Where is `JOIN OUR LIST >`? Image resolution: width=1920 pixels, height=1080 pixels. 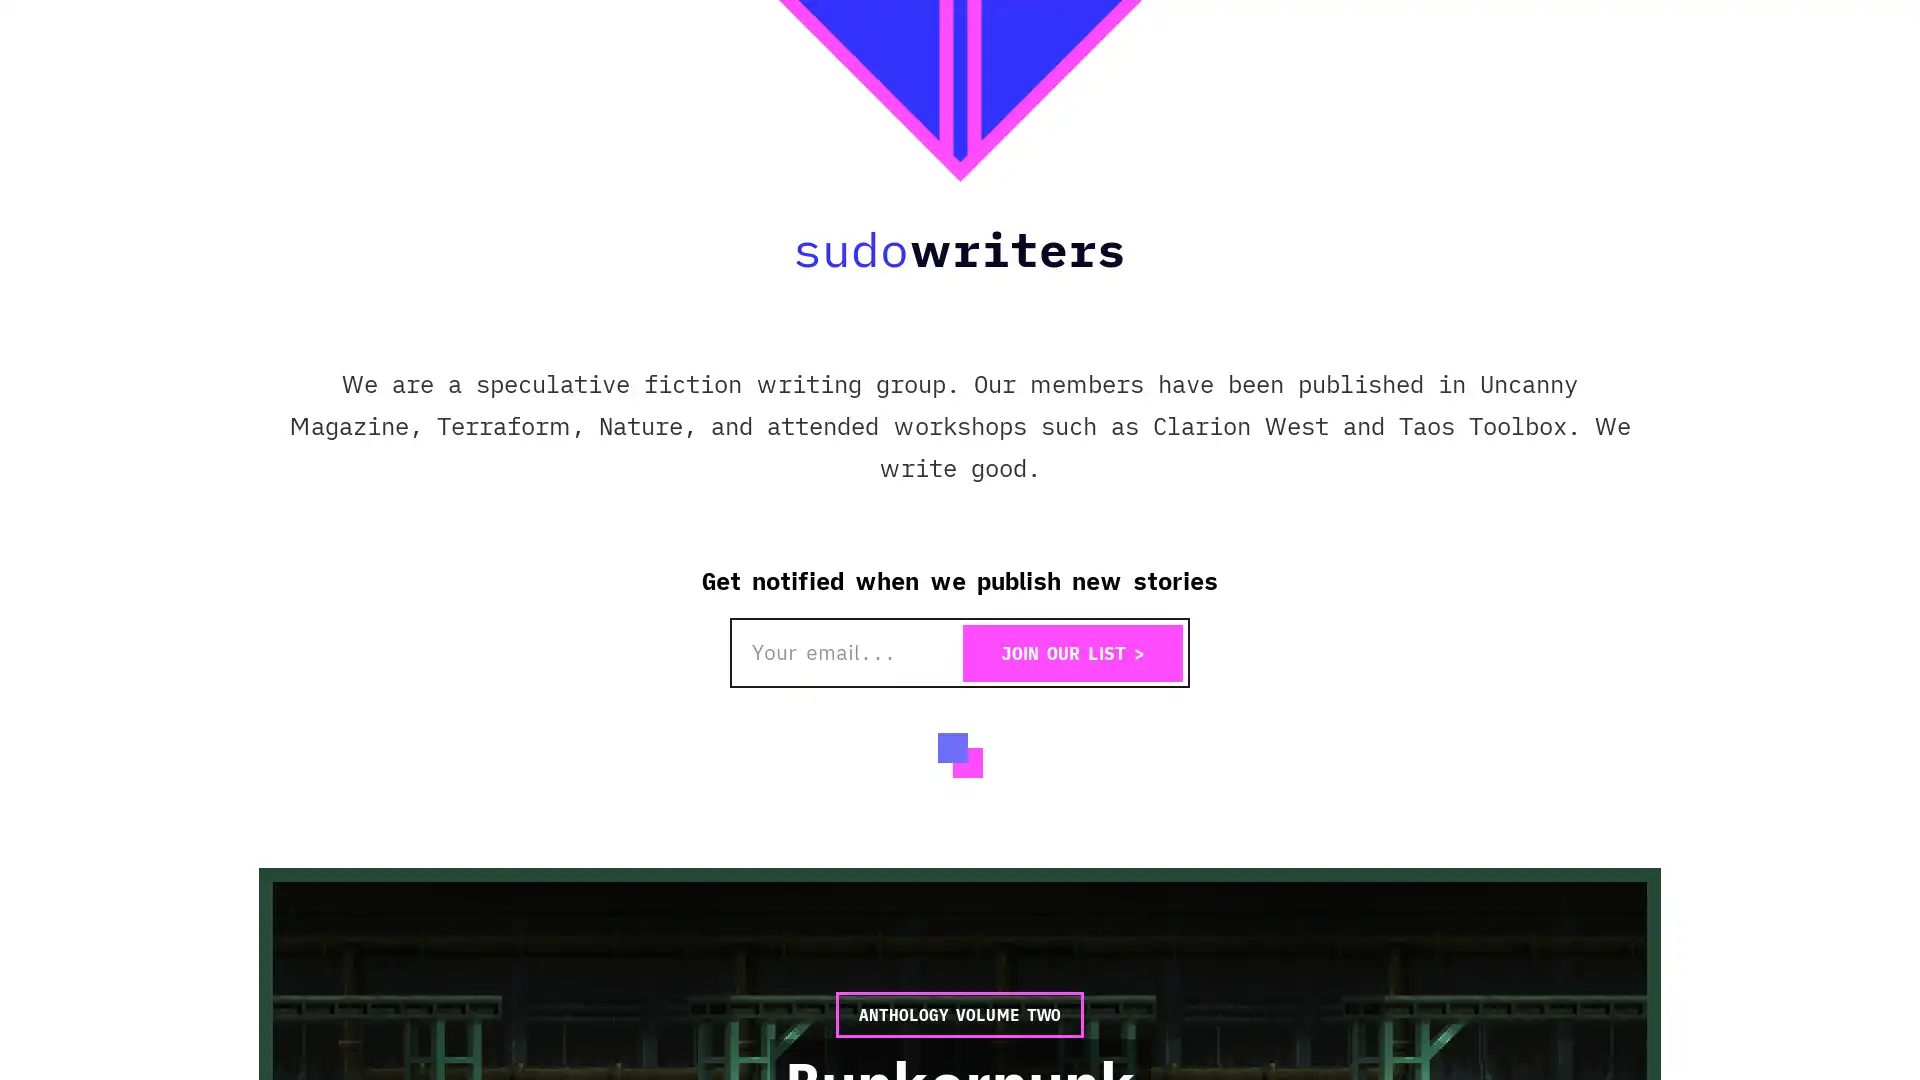 JOIN OUR LIST > is located at coordinates (1072, 653).